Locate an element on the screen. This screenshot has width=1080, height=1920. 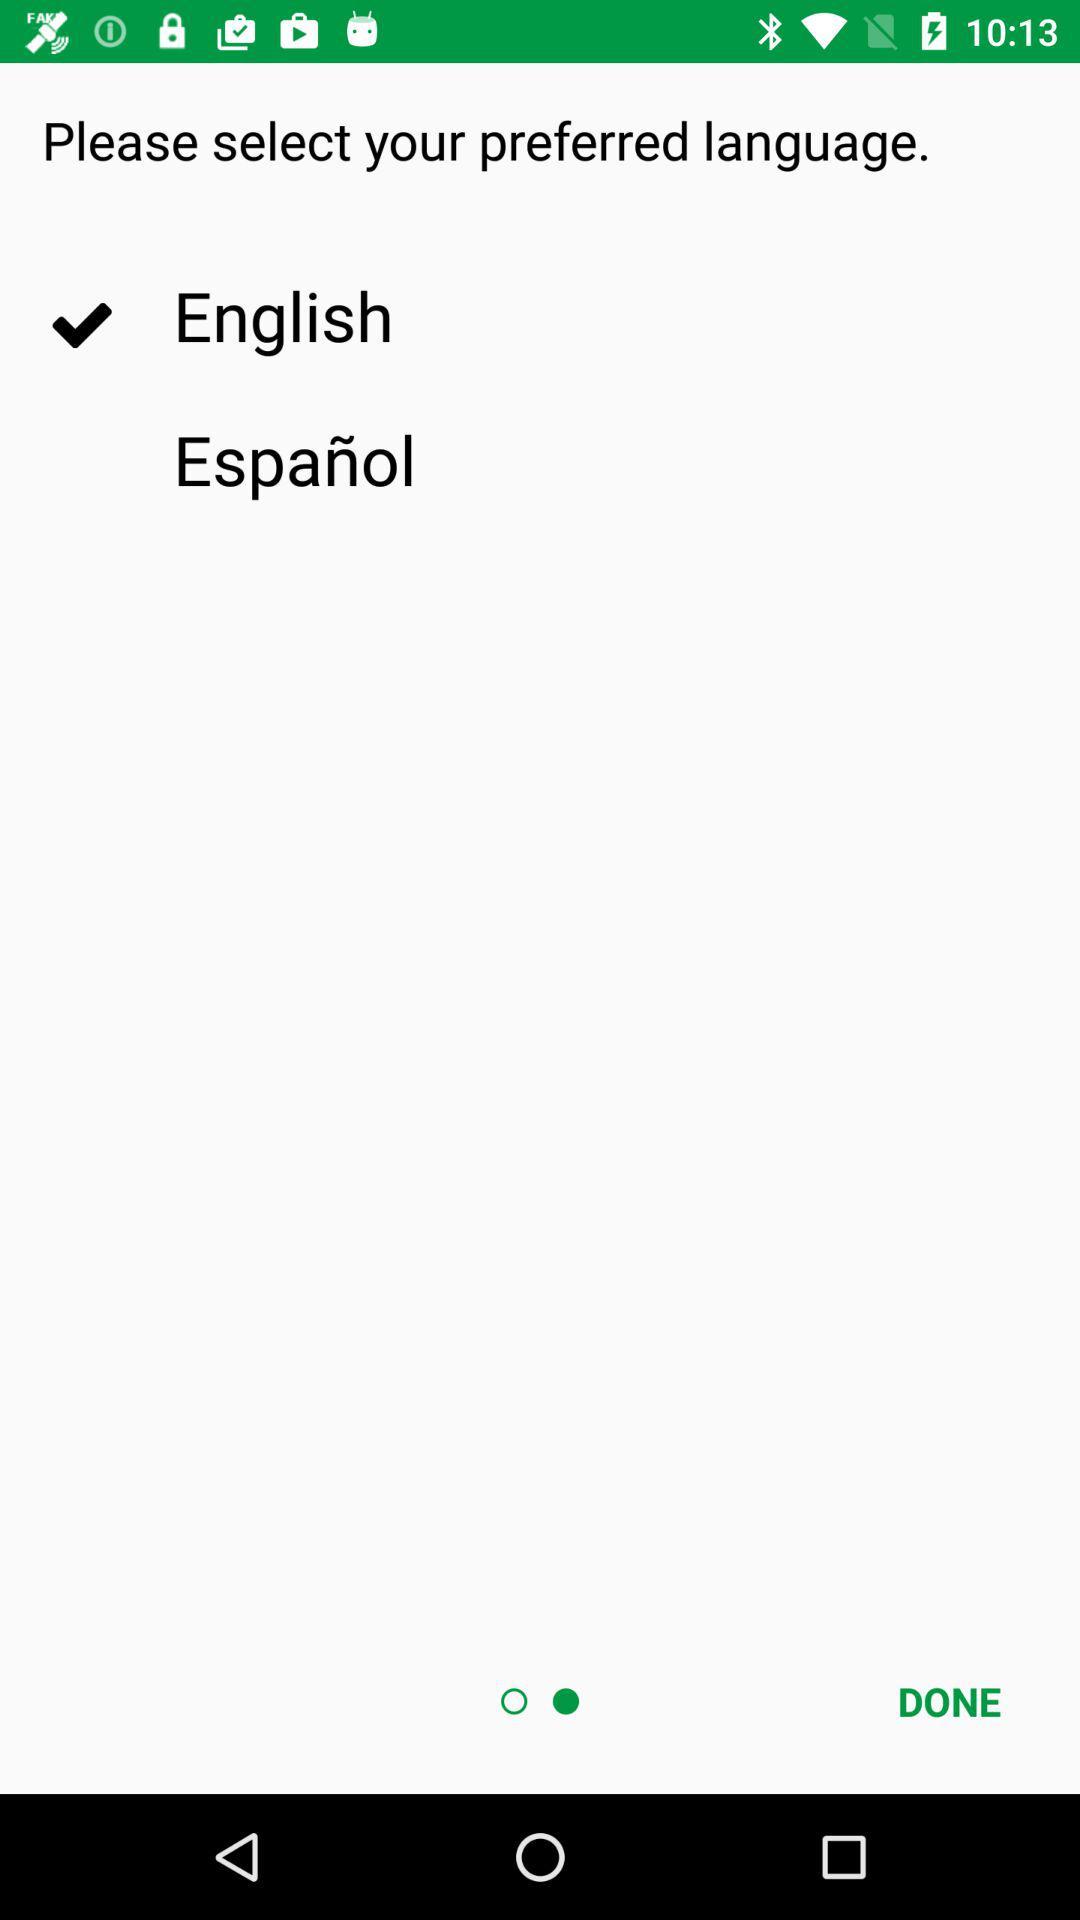
the done item is located at coordinates (948, 1700).